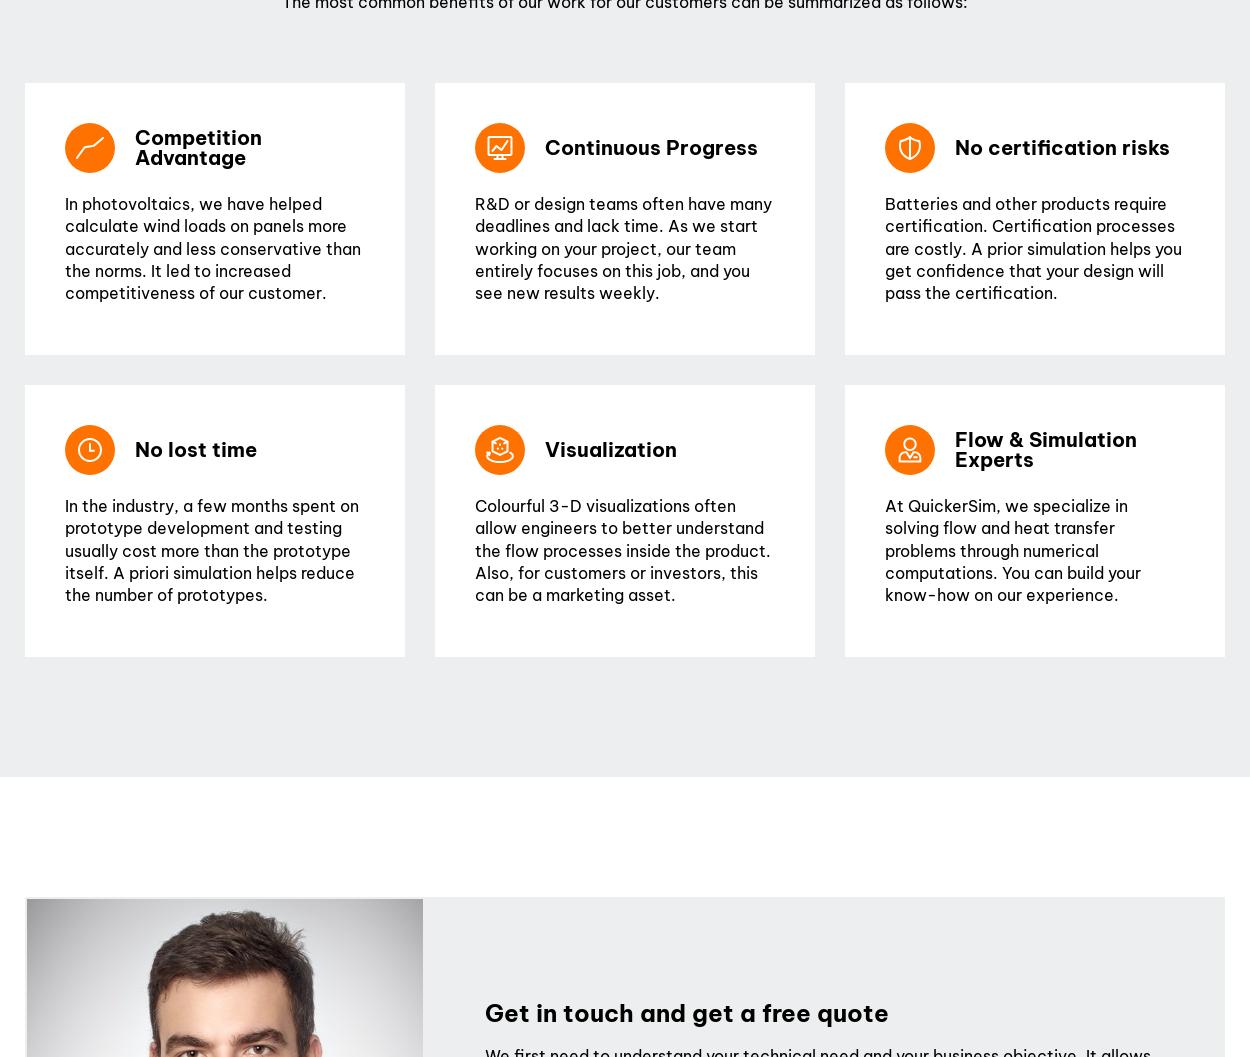 The height and width of the screenshot is (1057, 1250). What do you see at coordinates (212, 246) in the screenshot?
I see `'In photovoltaics, we have helped calculate wind loads on panels more accurately and less conservative than the norms. It led to increased competitiveness of our customer.'` at bounding box center [212, 246].